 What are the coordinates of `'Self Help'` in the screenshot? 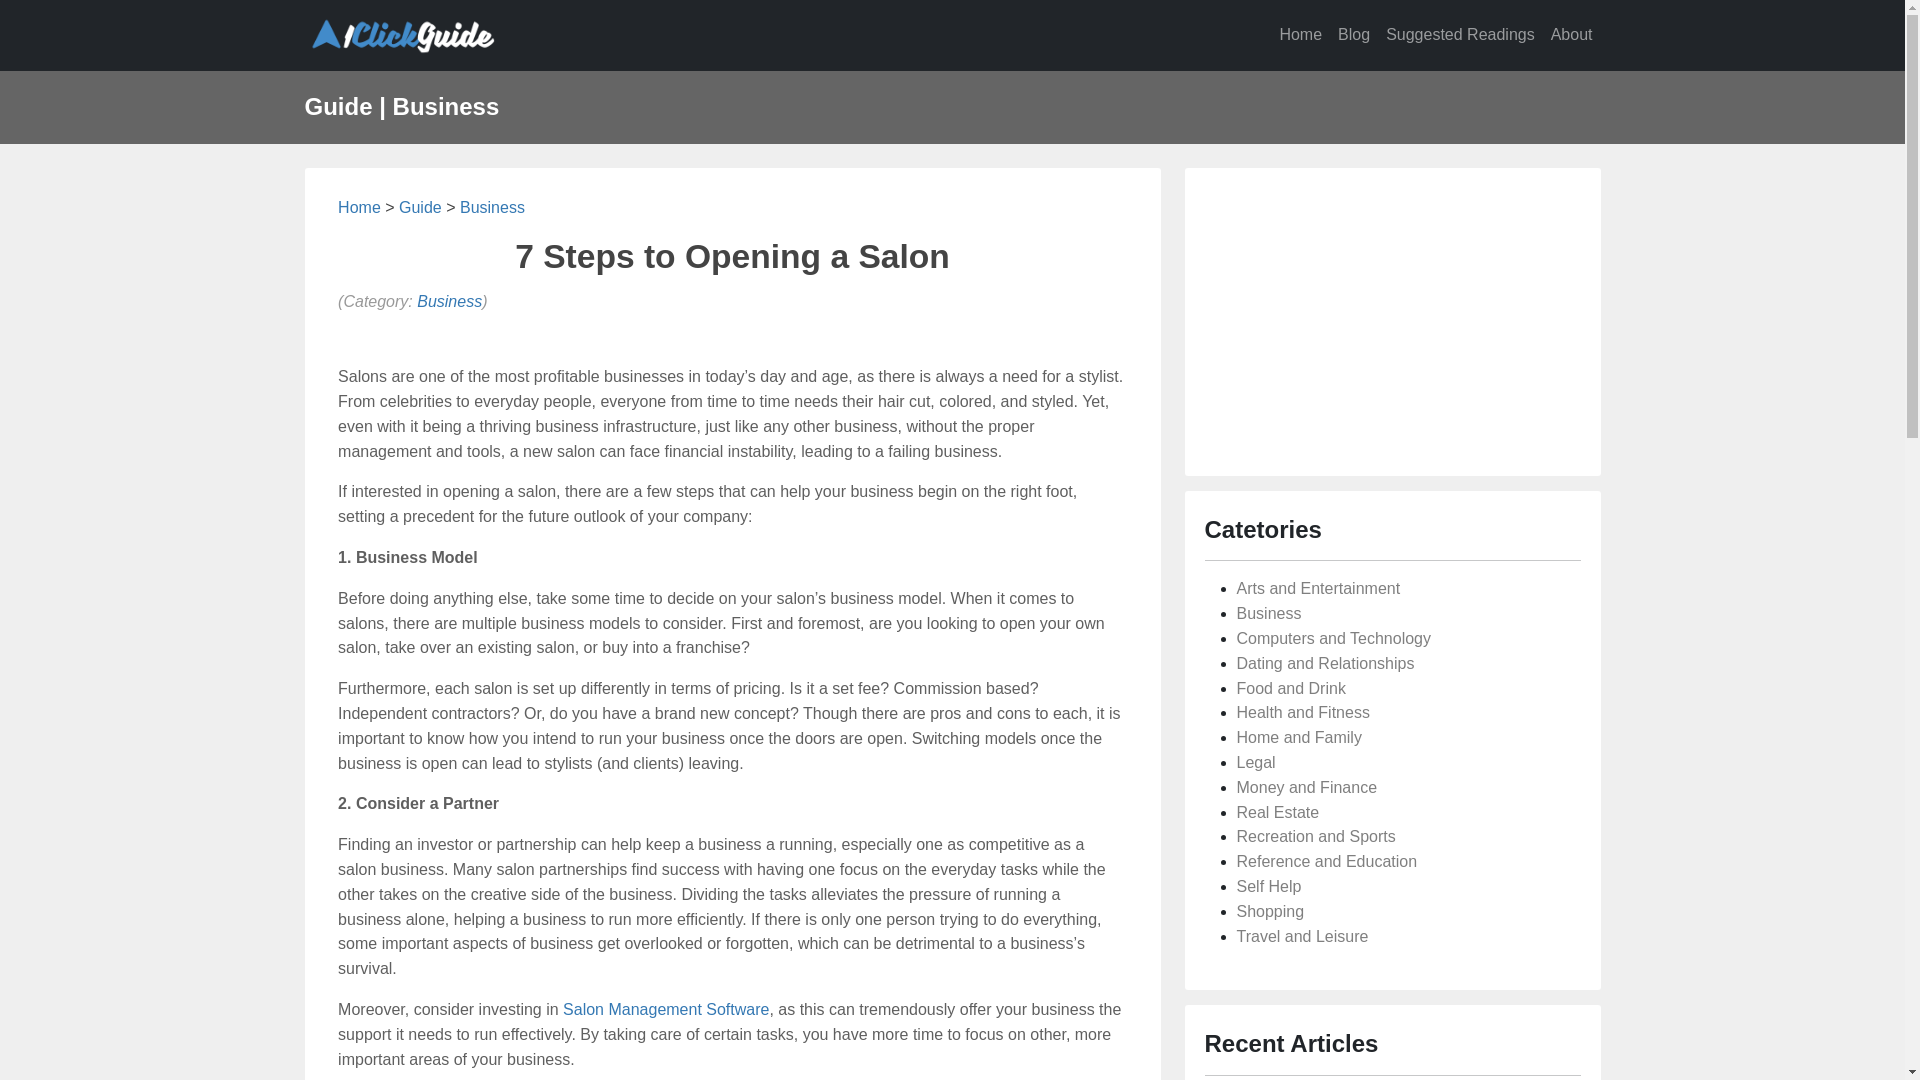 It's located at (1267, 885).